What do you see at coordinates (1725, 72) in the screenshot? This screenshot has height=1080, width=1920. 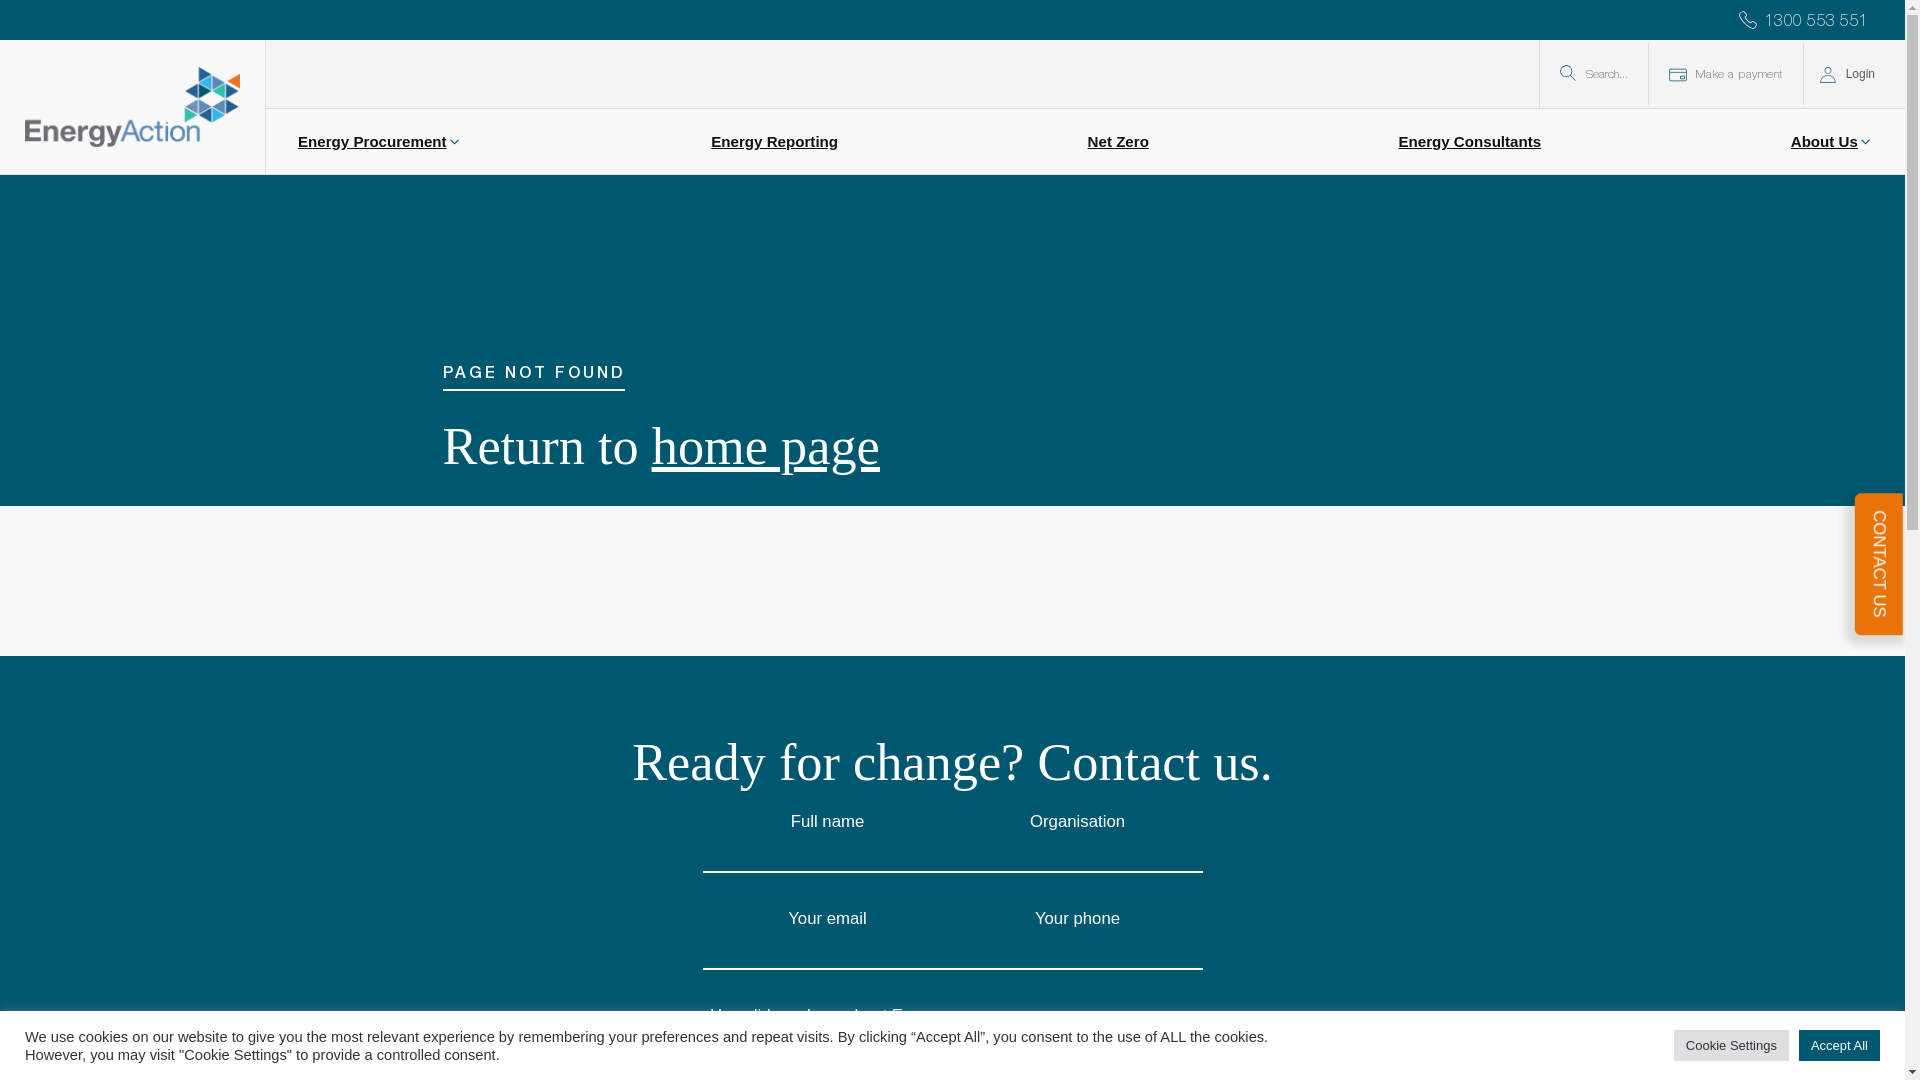 I see `'Make a payment'` at bounding box center [1725, 72].